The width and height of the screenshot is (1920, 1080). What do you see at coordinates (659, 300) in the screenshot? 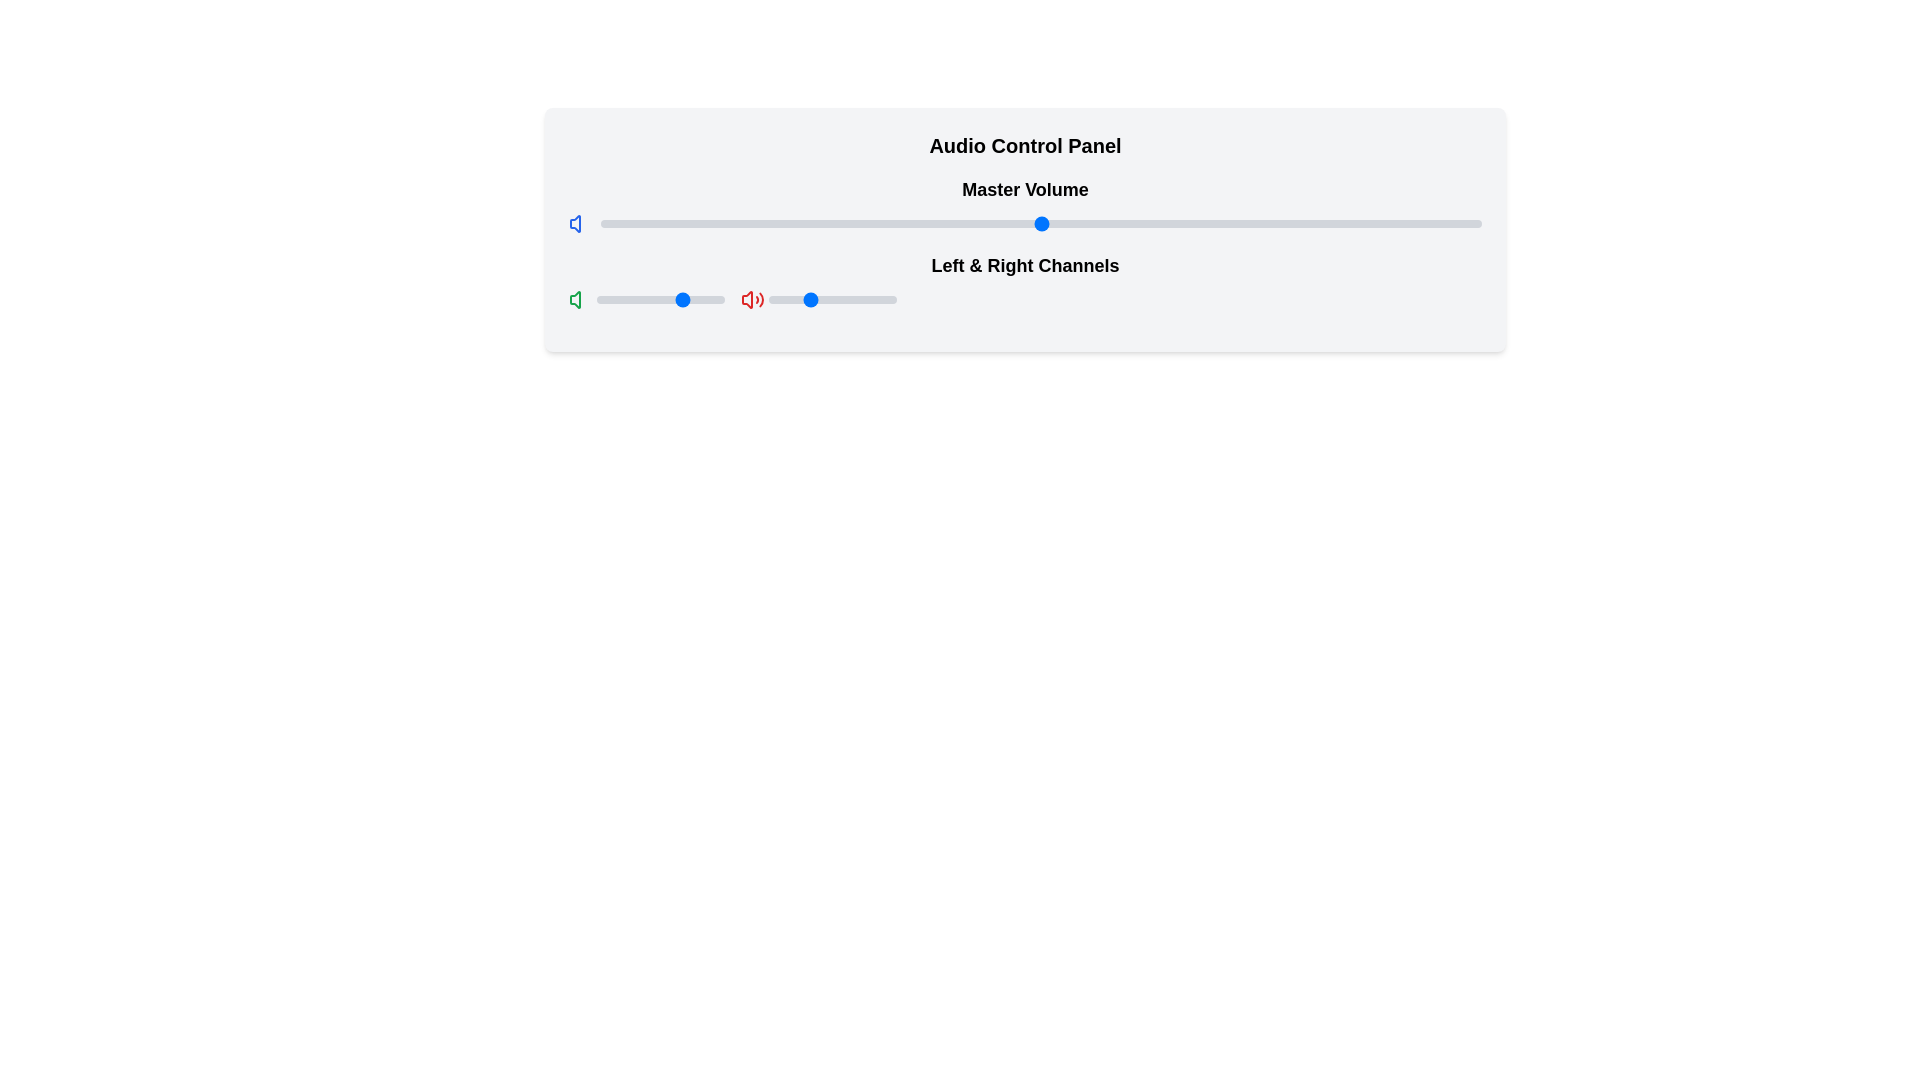
I see `the left-right channel balance` at bounding box center [659, 300].